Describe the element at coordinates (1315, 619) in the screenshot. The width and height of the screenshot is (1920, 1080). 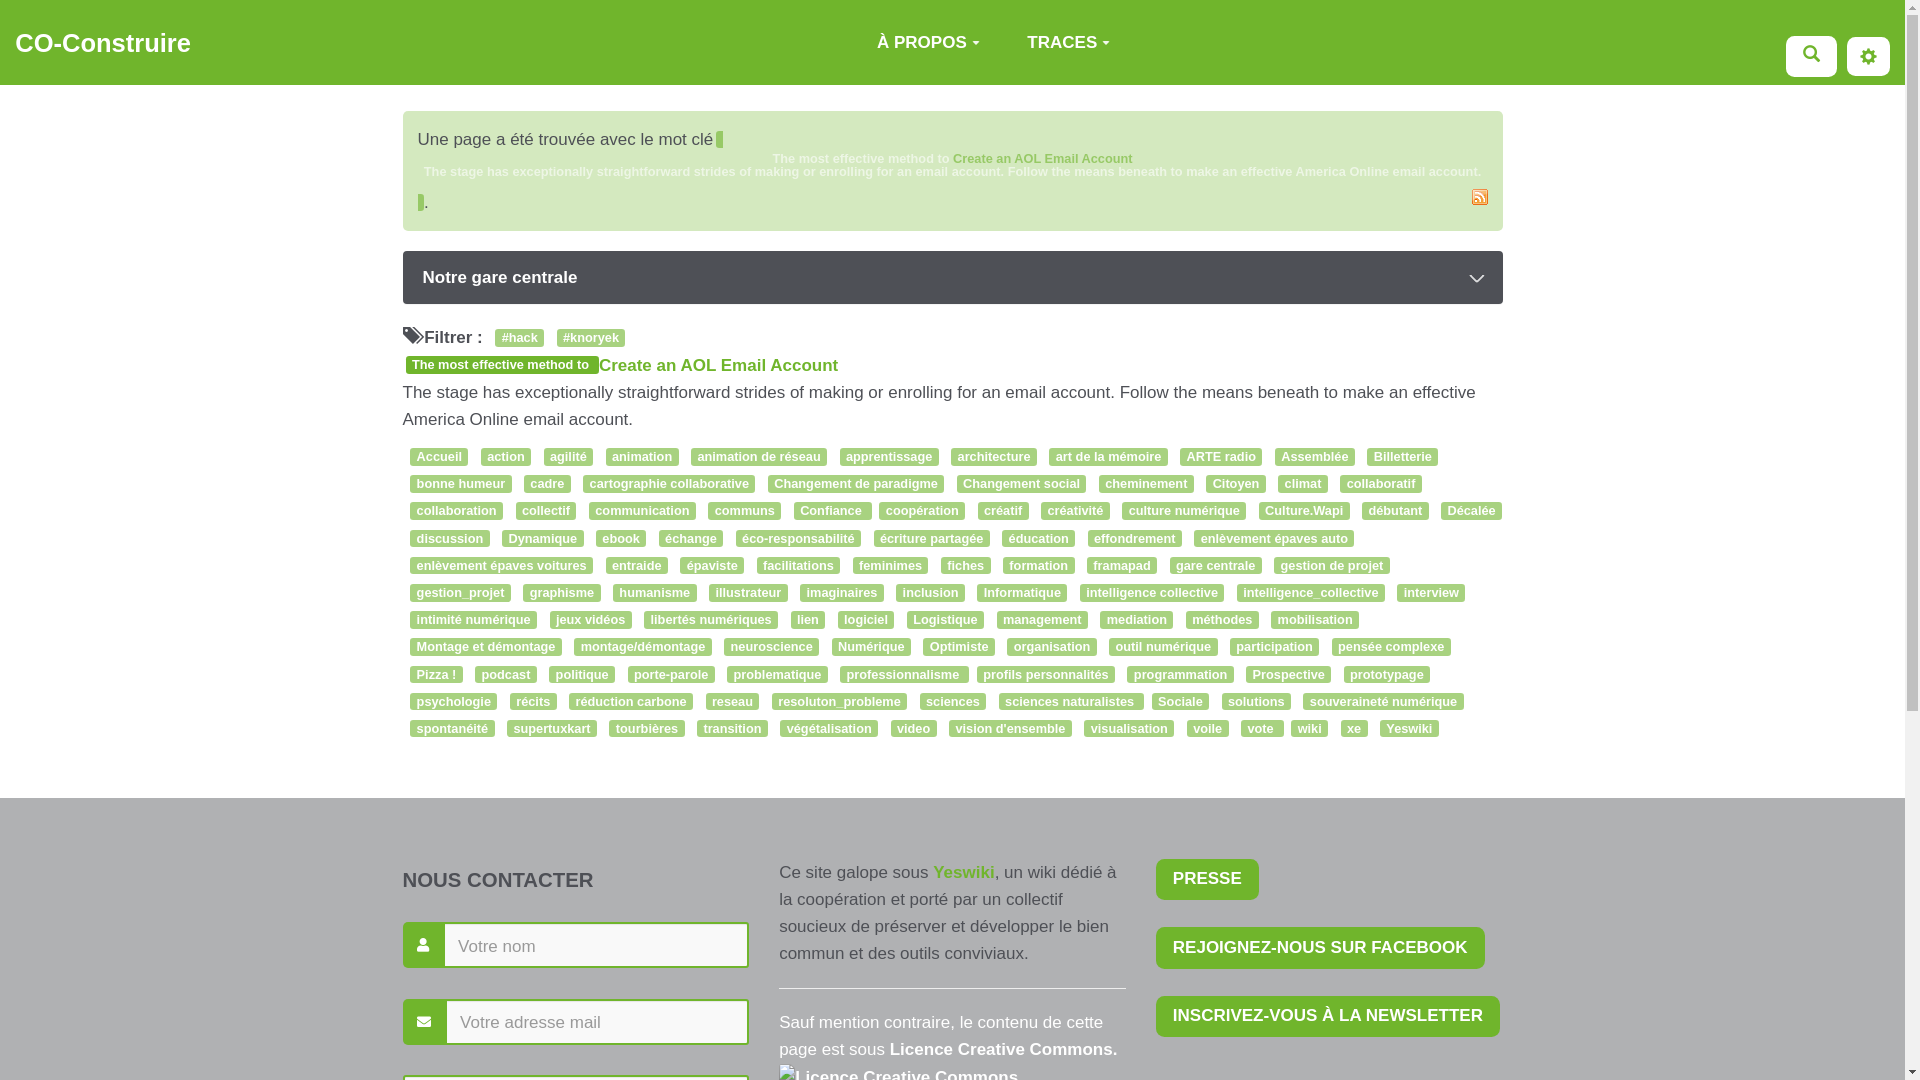
I see `'mobilisation'` at that location.